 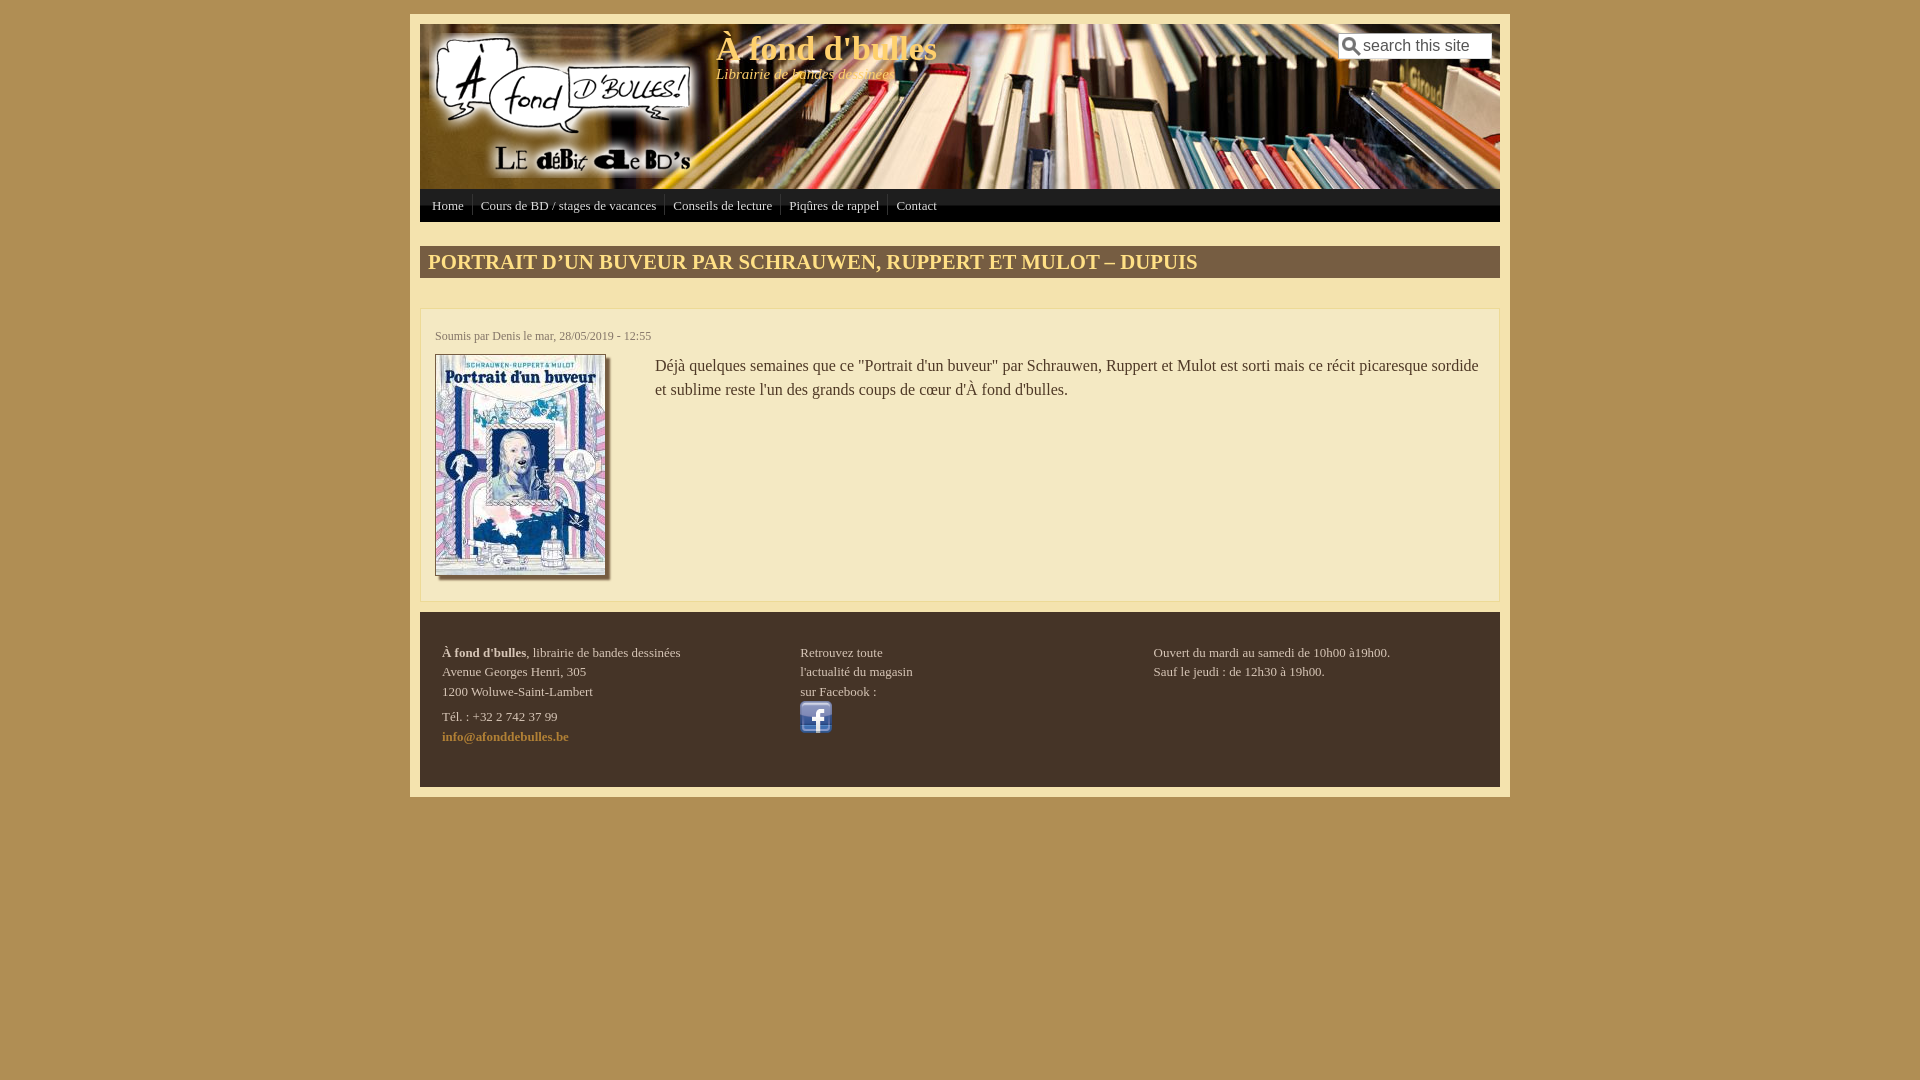 What do you see at coordinates (505, 736) in the screenshot?
I see `'info@afonddebulles.be'` at bounding box center [505, 736].